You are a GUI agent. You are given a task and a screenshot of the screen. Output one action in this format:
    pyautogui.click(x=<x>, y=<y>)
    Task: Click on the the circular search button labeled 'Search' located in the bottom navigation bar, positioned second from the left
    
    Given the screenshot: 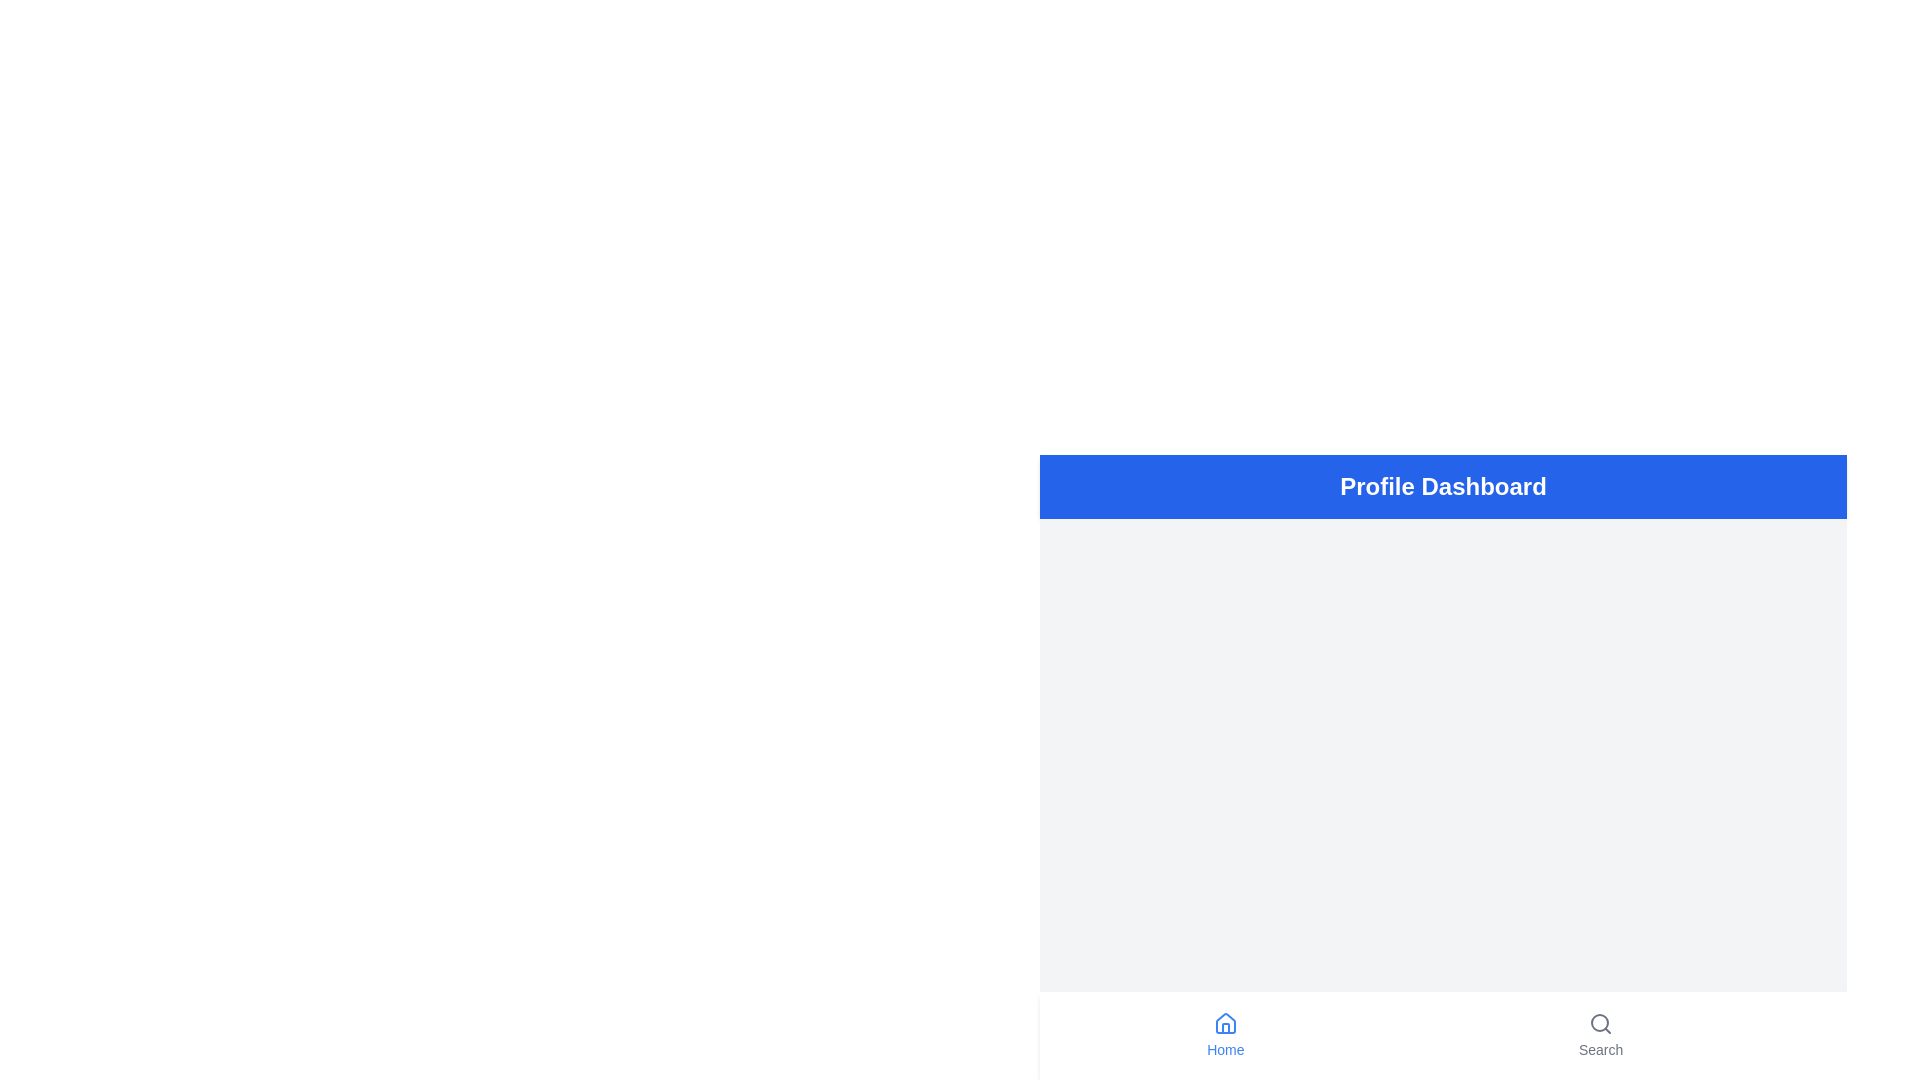 What is the action you would take?
    pyautogui.click(x=1601, y=1035)
    